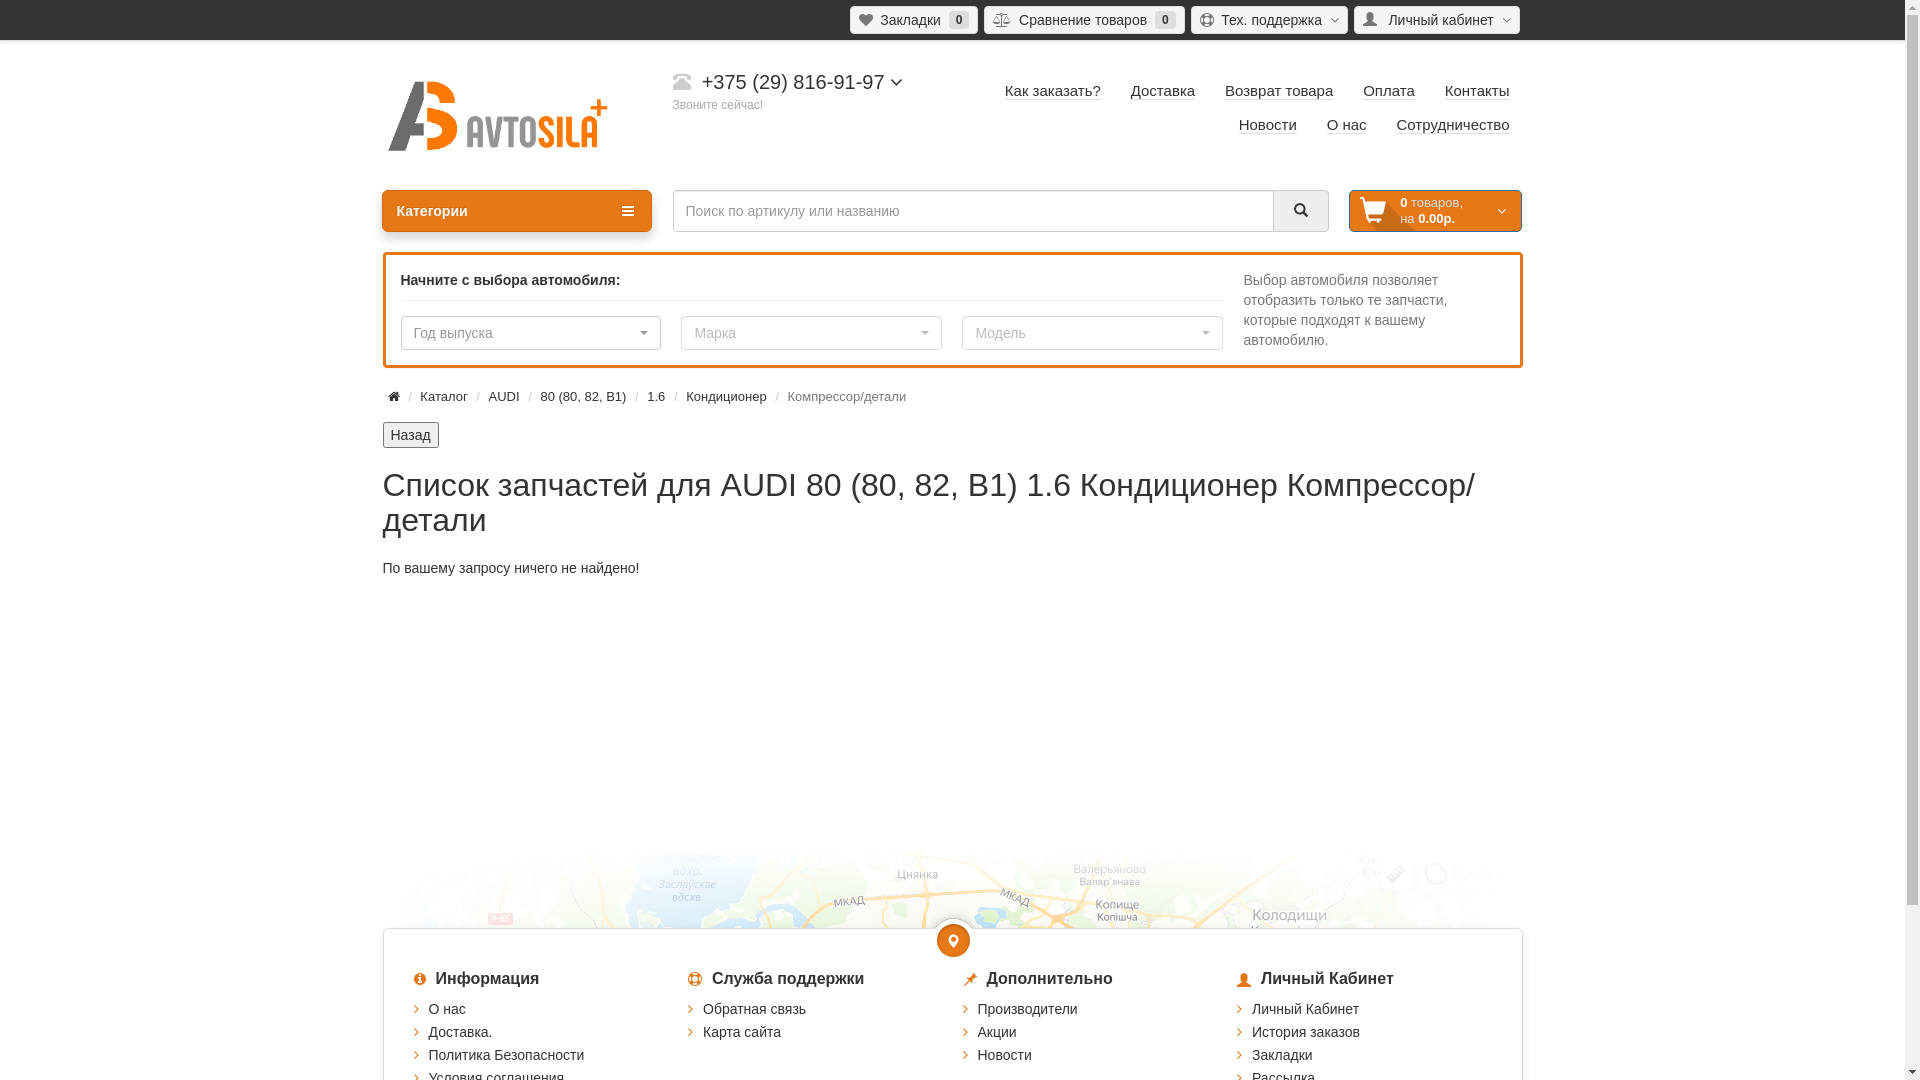 This screenshot has width=1920, height=1080. What do you see at coordinates (503, 396) in the screenshot?
I see `'AUDI'` at bounding box center [503, 396].